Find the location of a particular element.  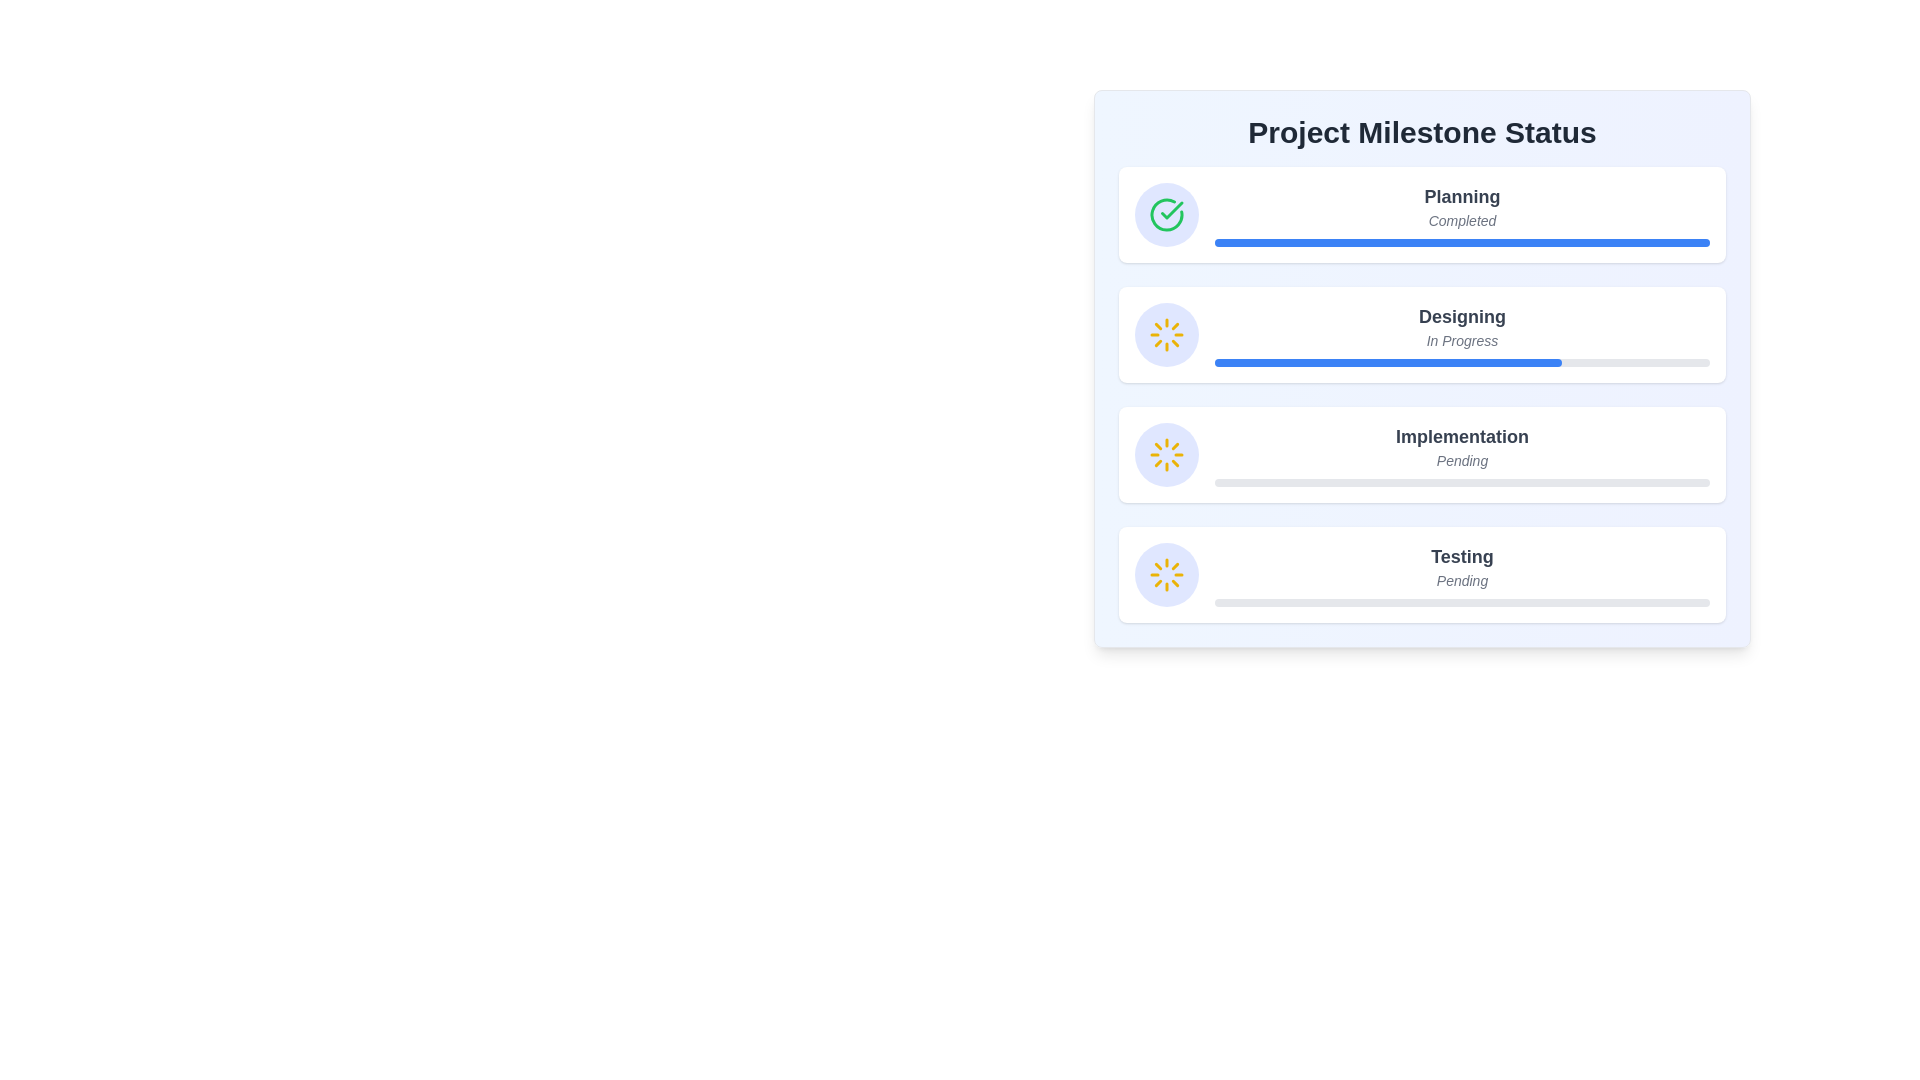

the blue progress bar element representing the 'Designing' milestone in the tracker is located at coordinates (1387, 362).